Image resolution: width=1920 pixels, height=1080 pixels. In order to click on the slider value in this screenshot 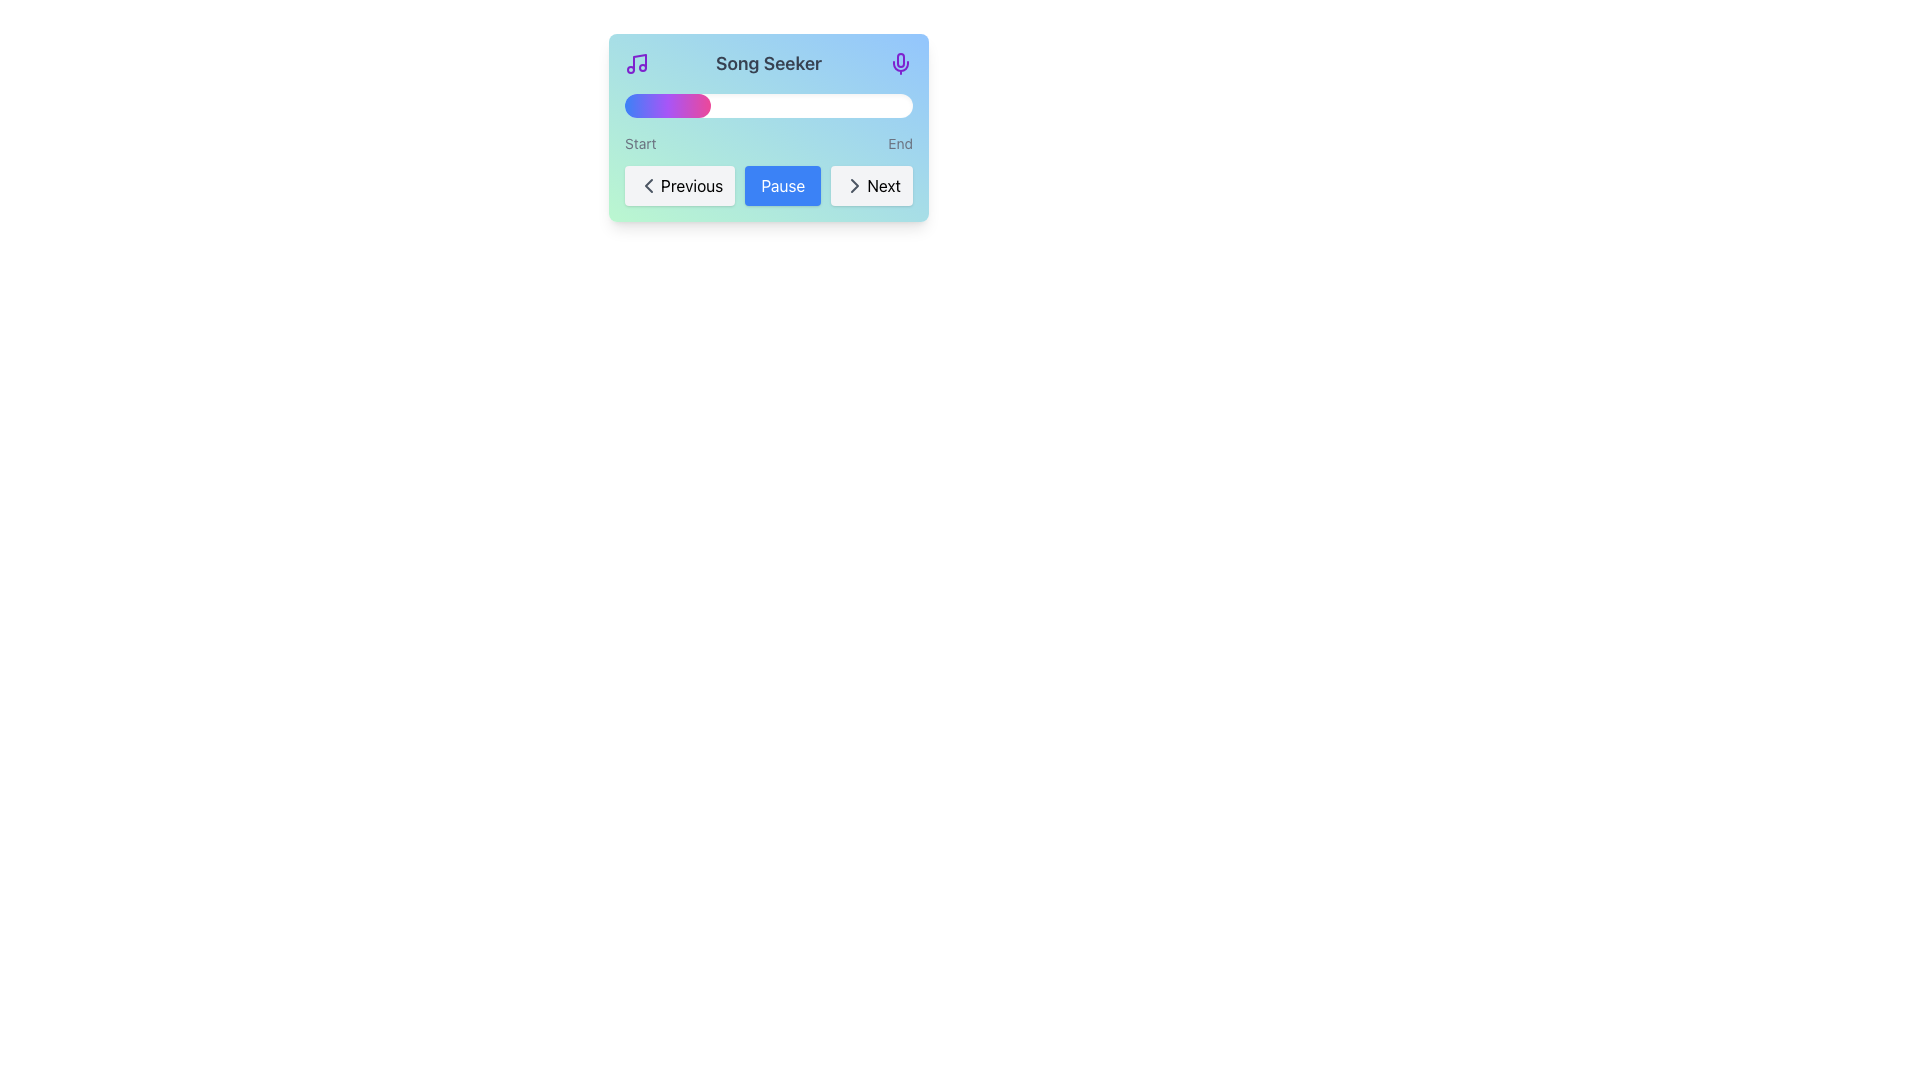, I will do `click(897, 105)`.